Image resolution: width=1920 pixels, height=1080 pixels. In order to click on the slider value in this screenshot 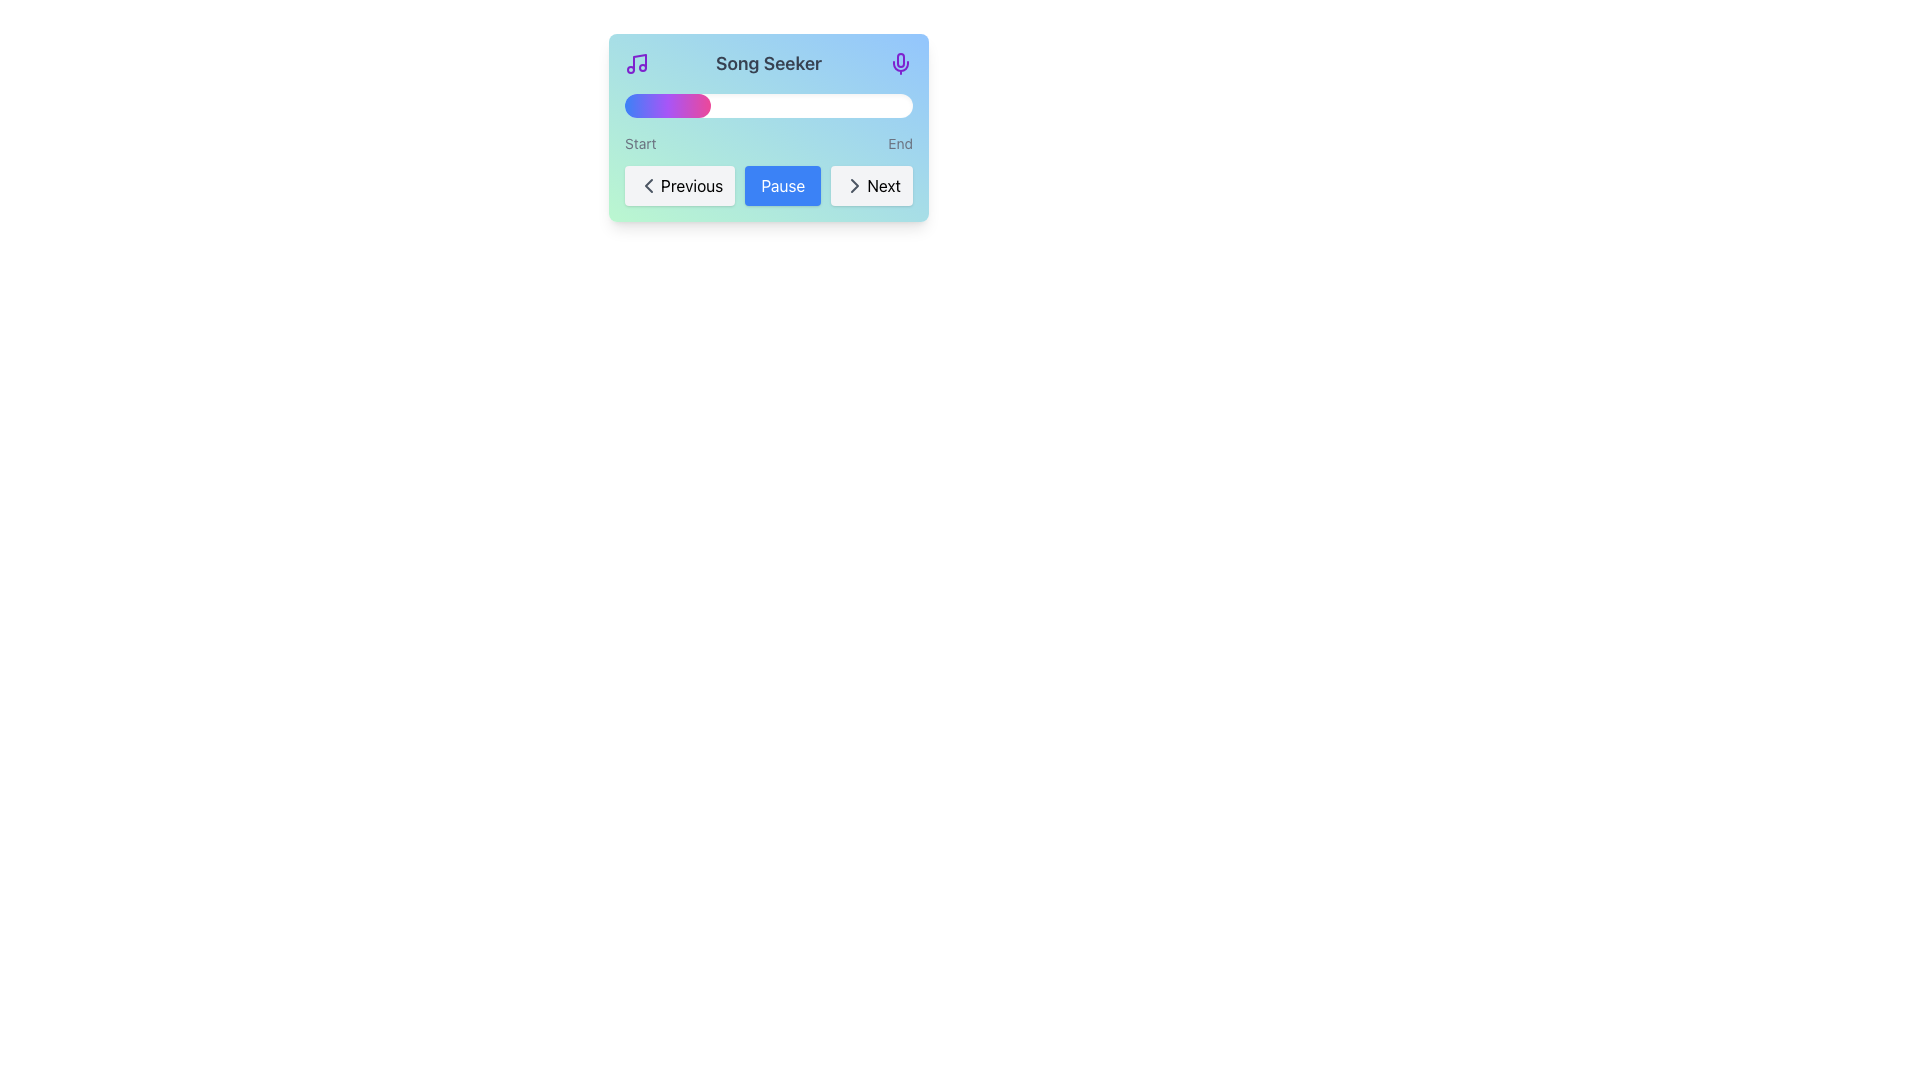, I will do `click(897, 105)`.